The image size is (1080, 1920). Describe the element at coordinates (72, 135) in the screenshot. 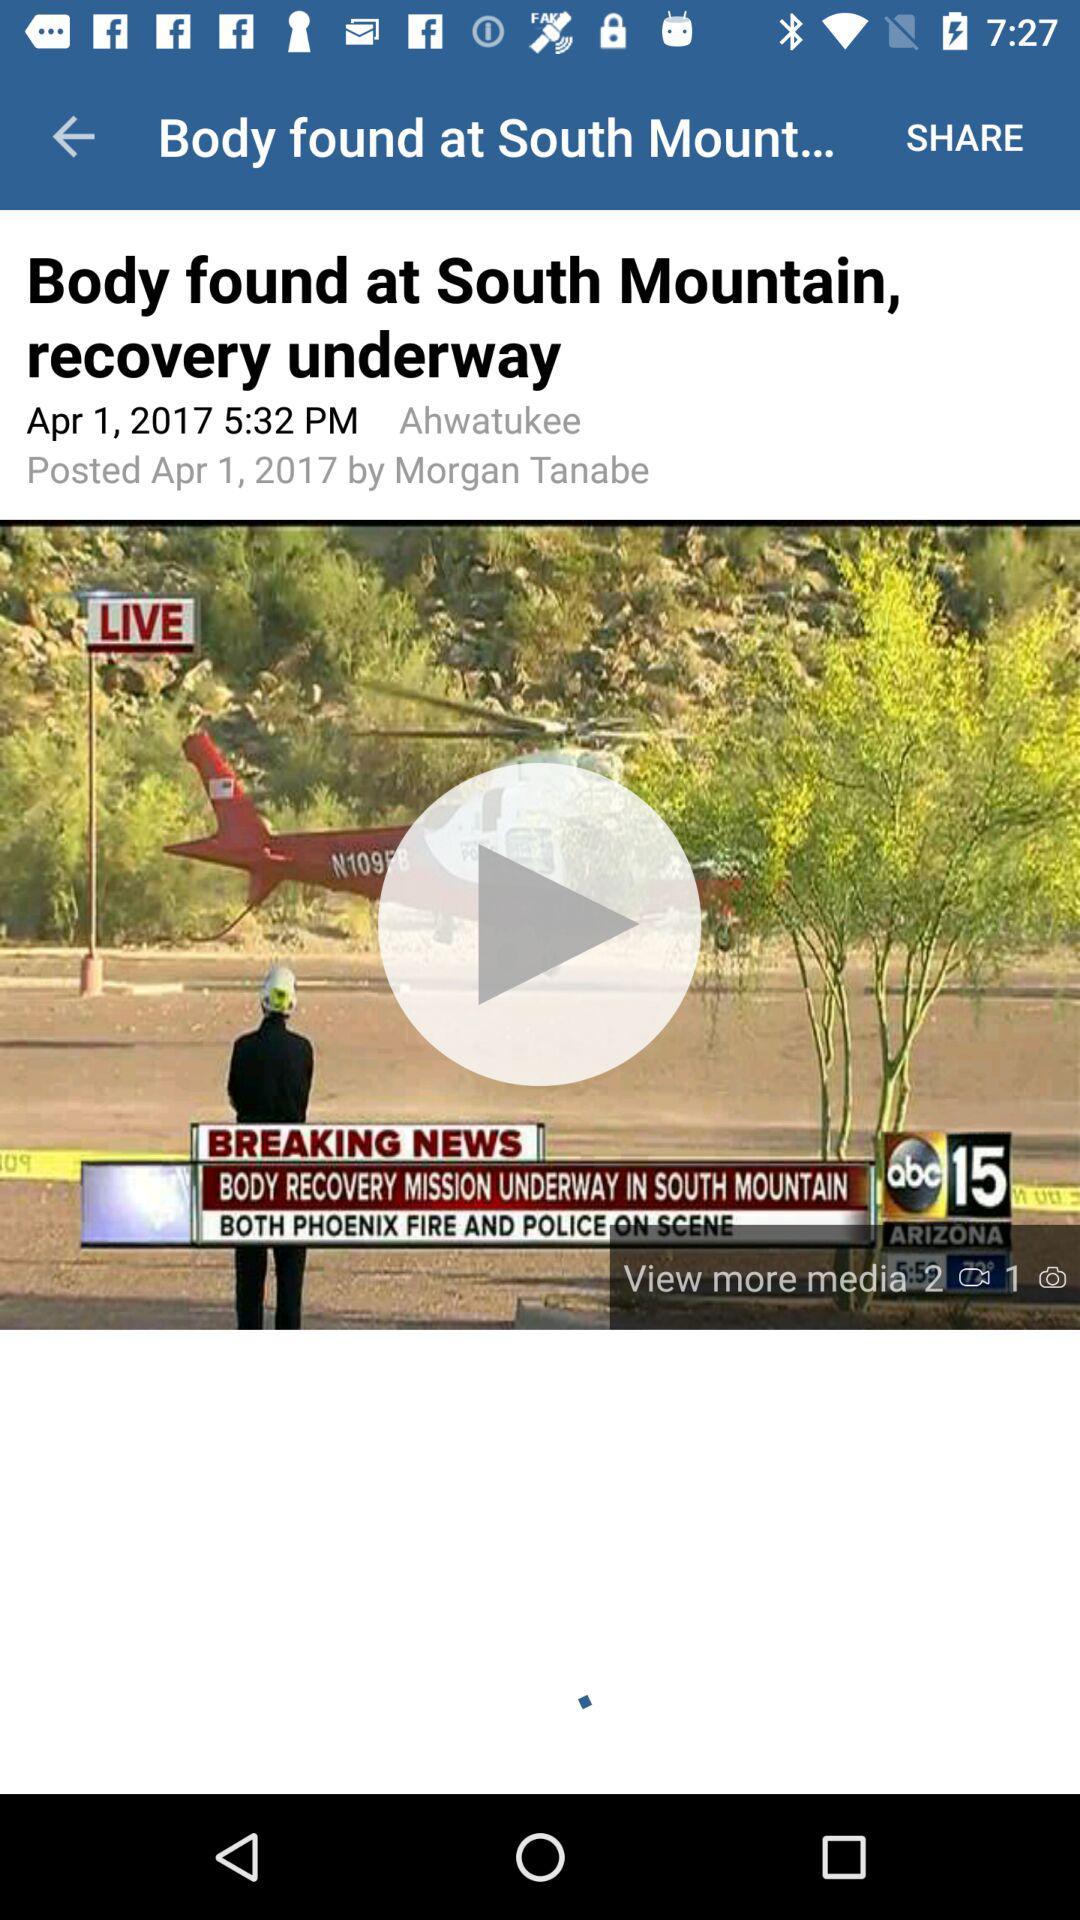

I see `icon above body found at item` at that location.